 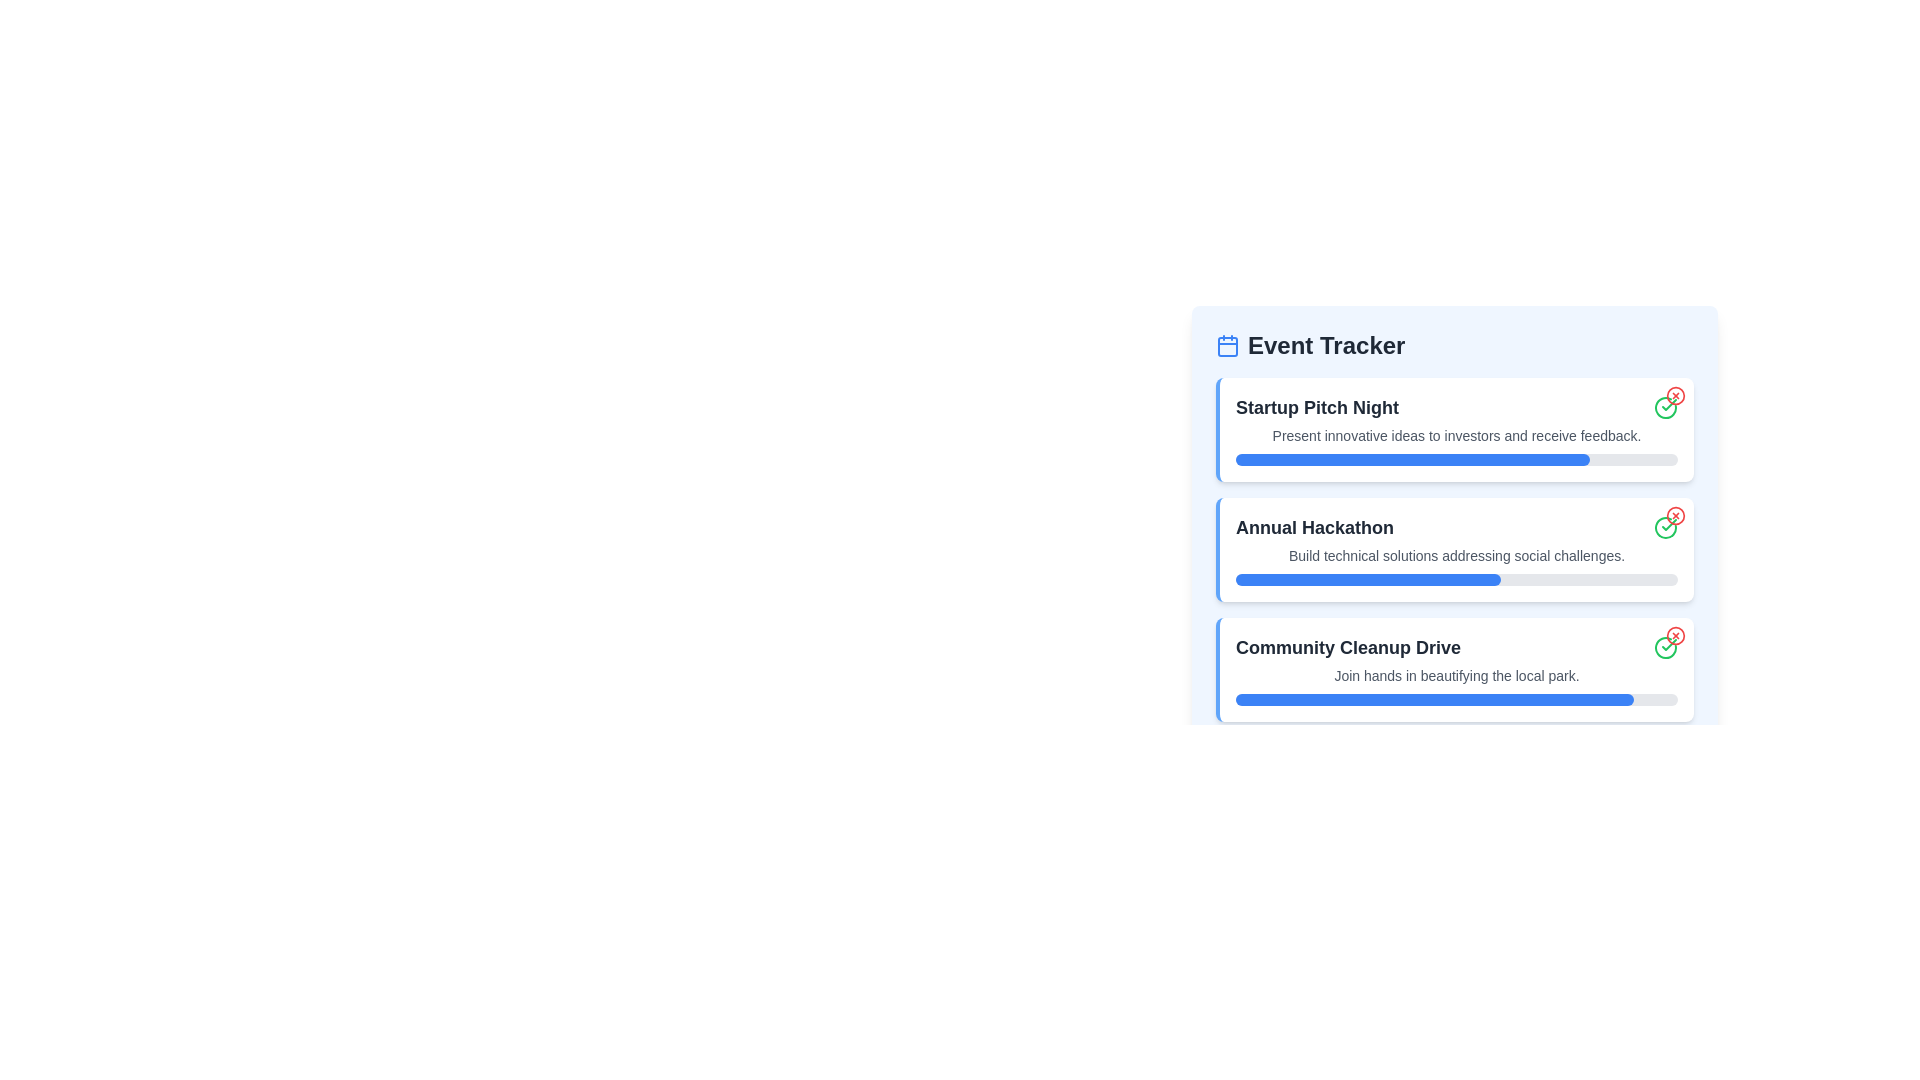 I want to click on text located directly underneath the title 'Startup Pitch Night' in the second line of the 'Startup Pitch Night' card, so click(x=1457, y=434).